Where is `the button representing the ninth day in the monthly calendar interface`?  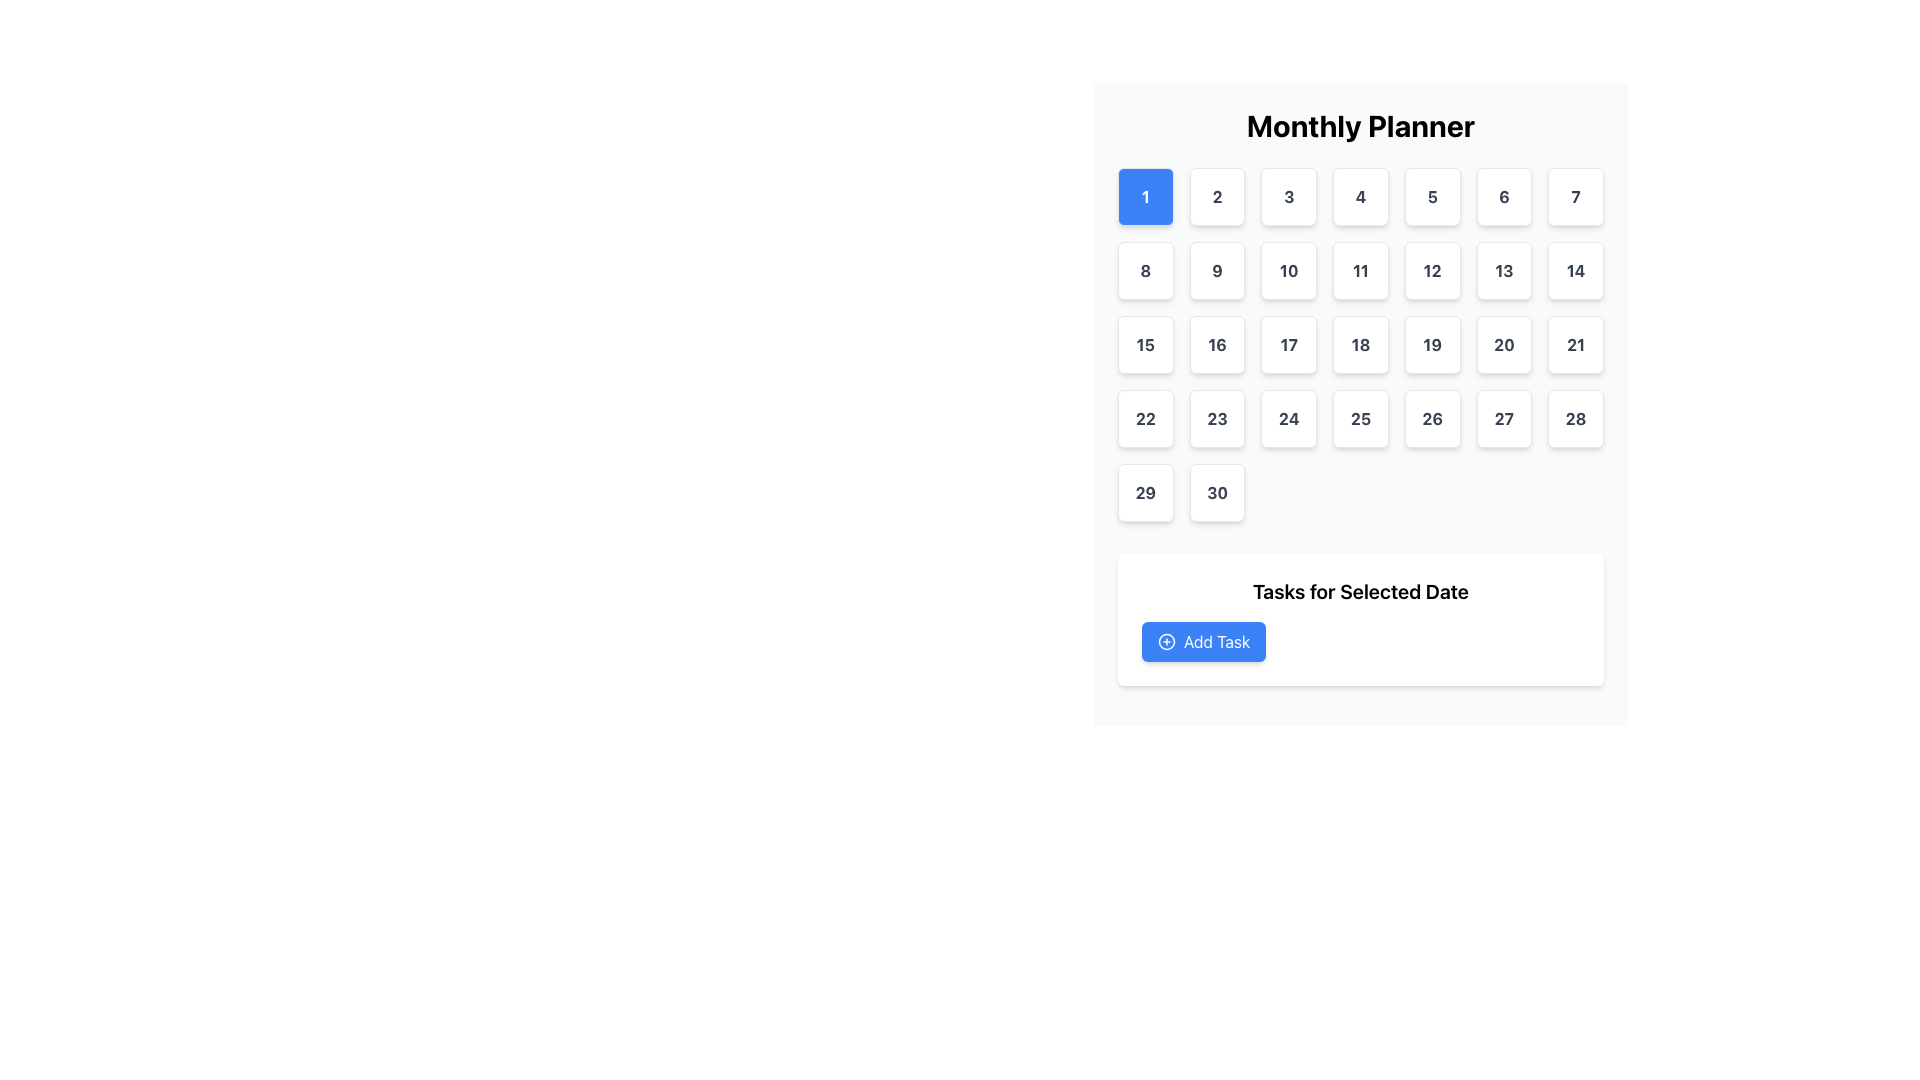
the button representing the ninth day in the monthly calendar interface is located at coordinates (1216, 270).